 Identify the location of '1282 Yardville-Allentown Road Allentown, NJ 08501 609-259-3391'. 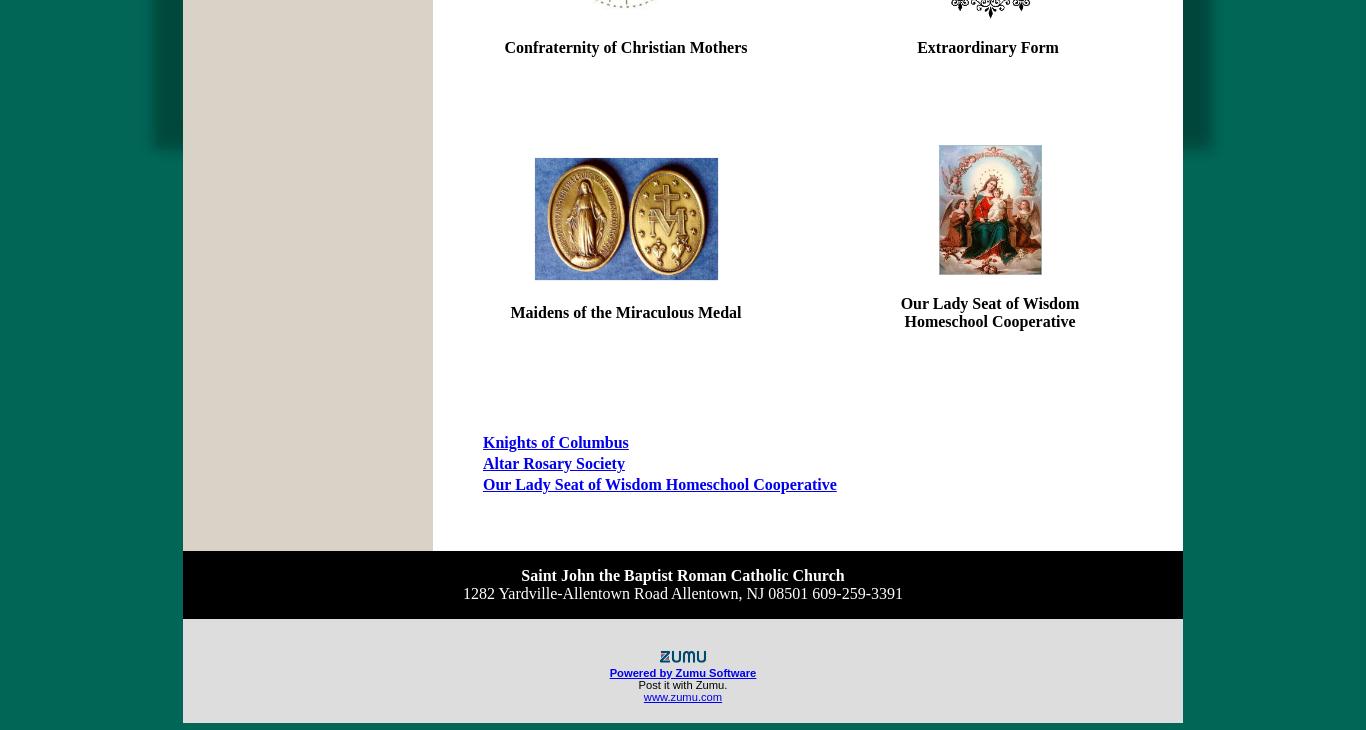
(462, 593).